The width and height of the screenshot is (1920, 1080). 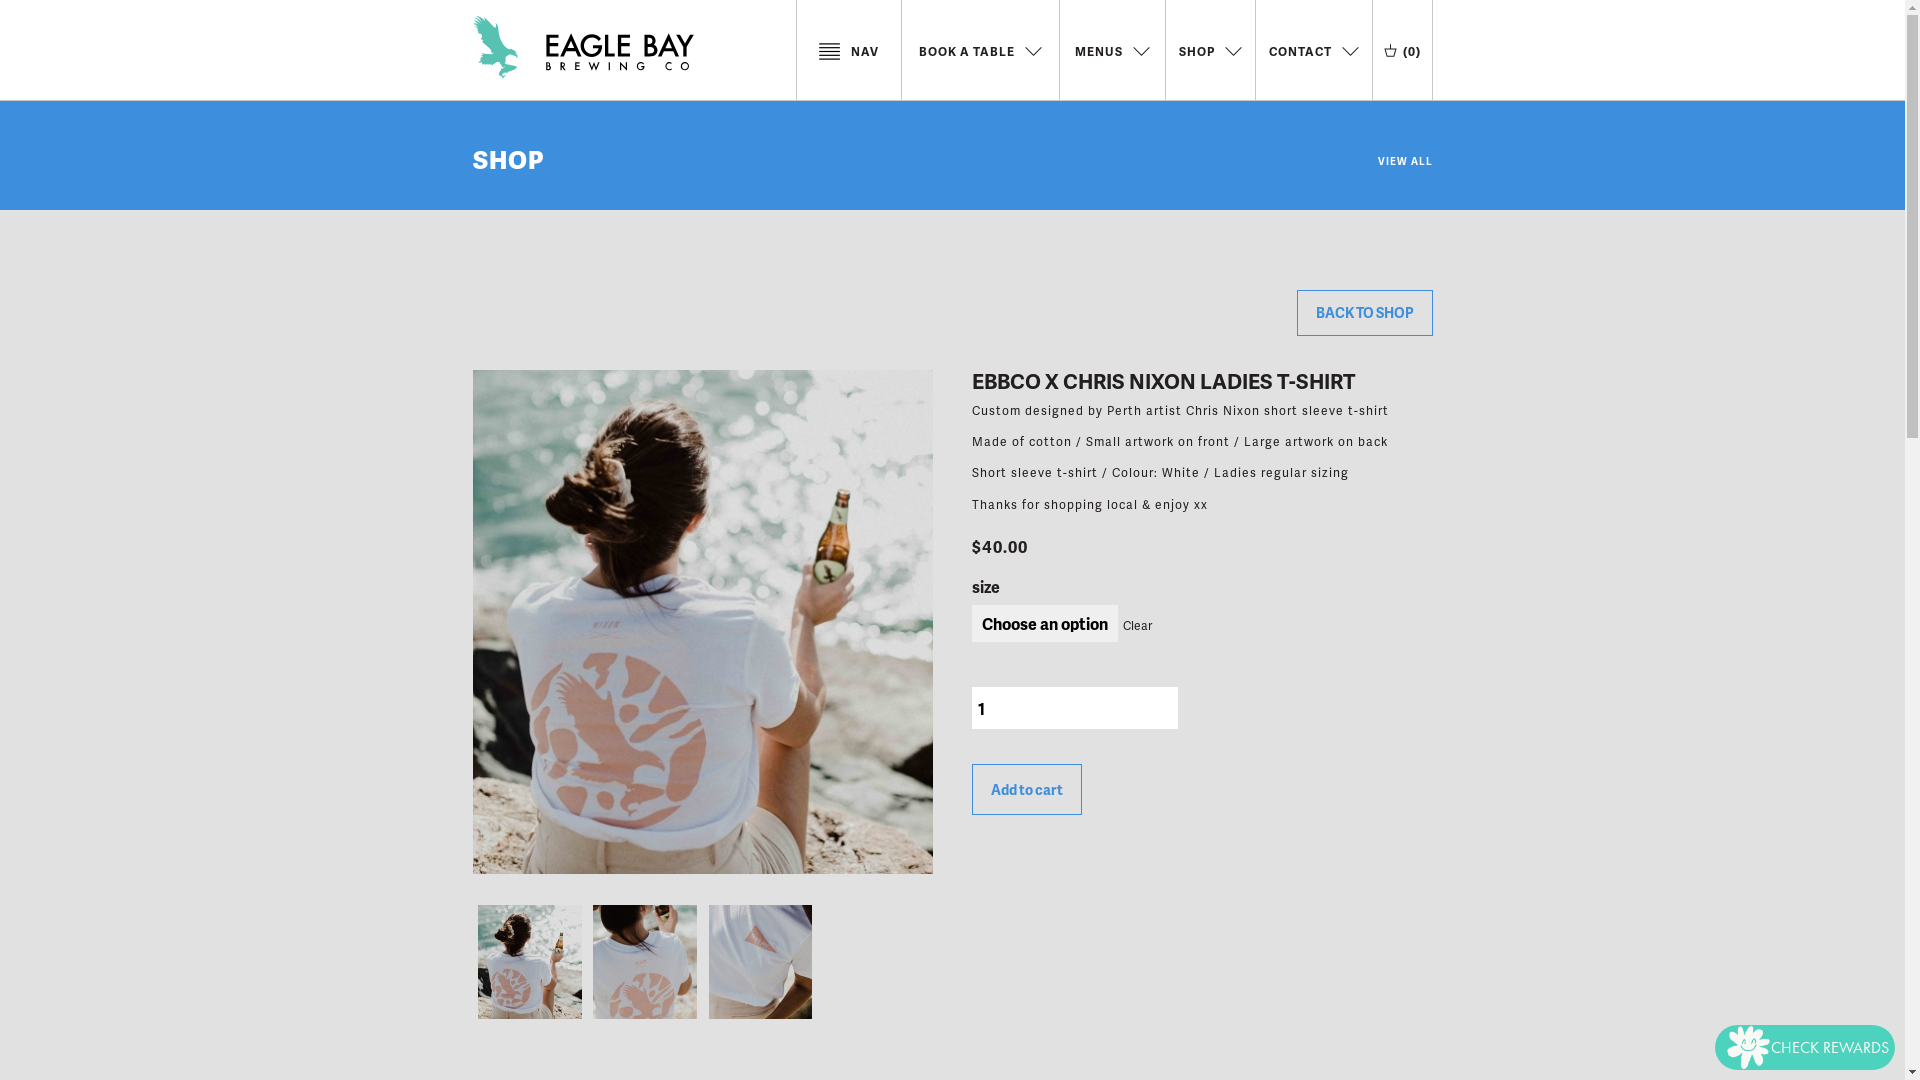 What do you see at coordinates (1404, 153) in the screenshot?
I see `'VIEW ALL'` at bounding box center [1404, 153].